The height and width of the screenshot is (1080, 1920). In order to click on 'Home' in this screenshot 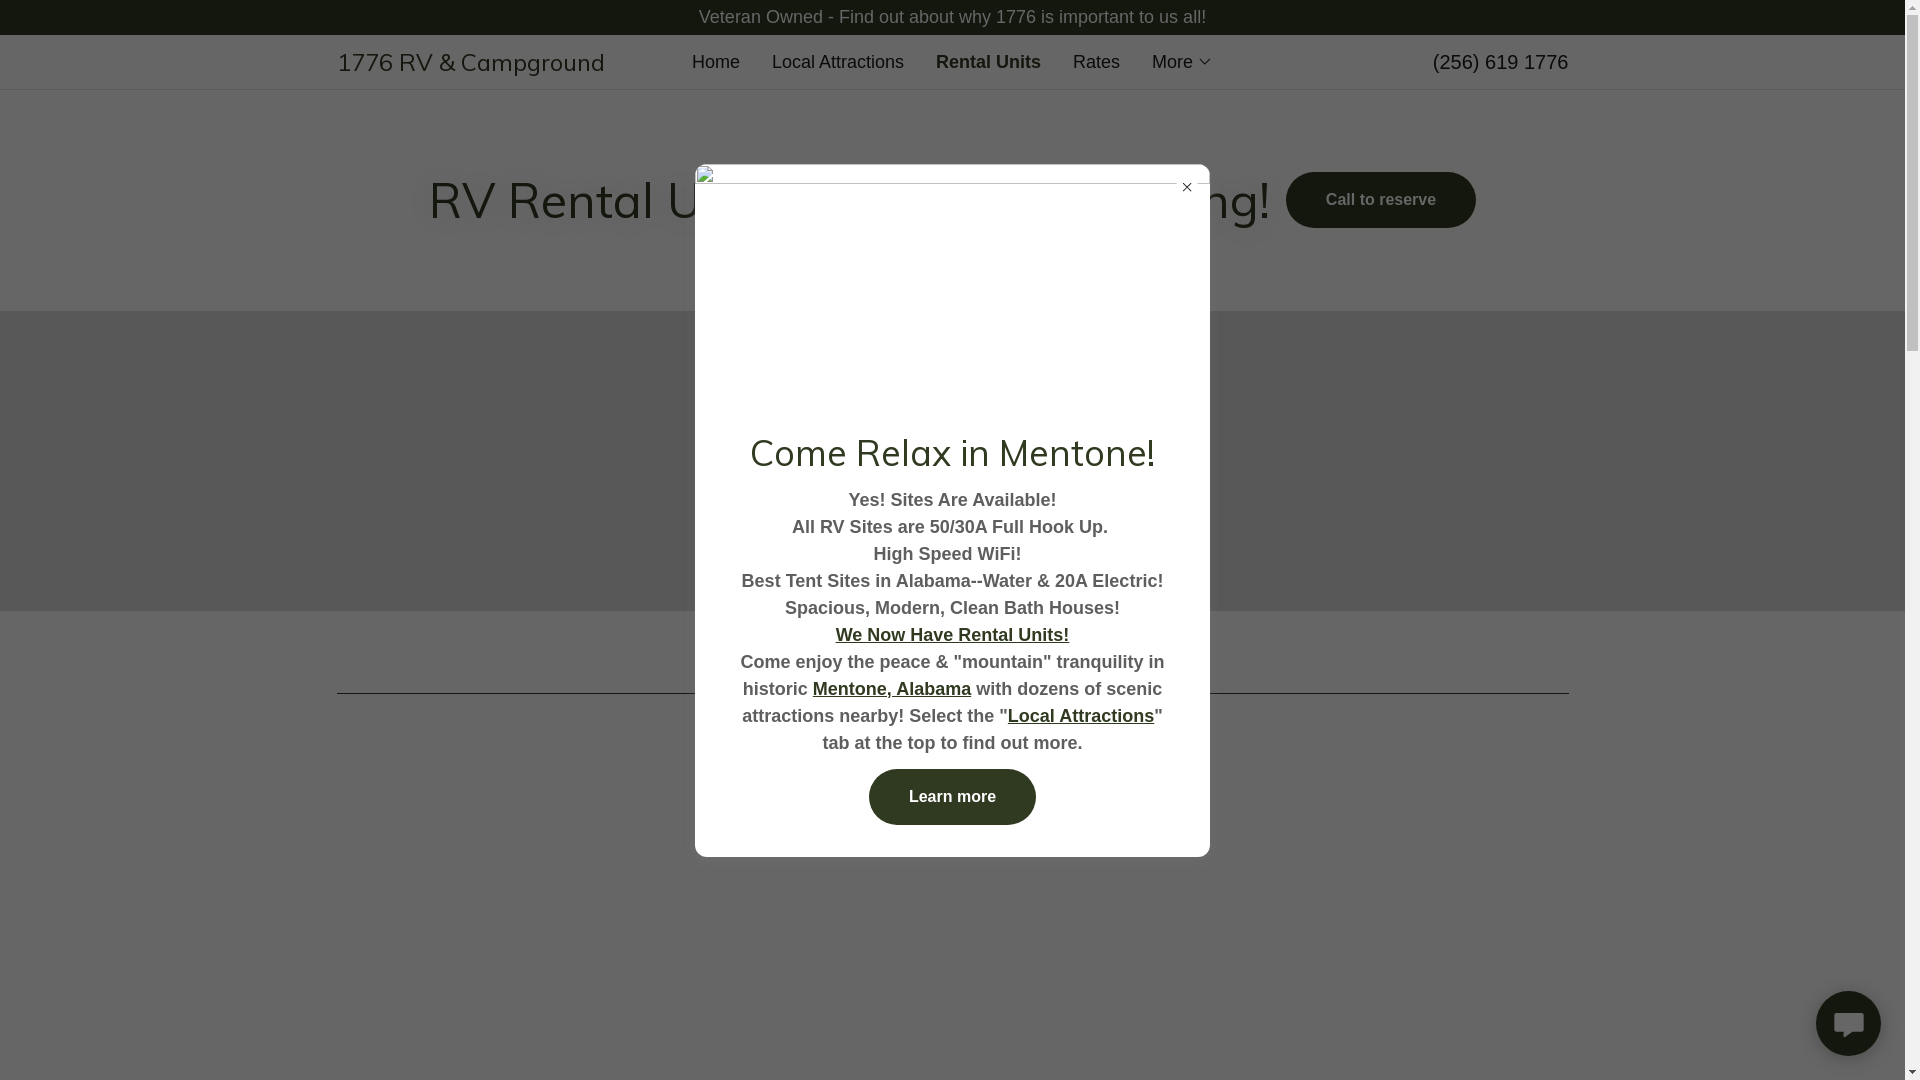, I will do `click(715, 60)`.